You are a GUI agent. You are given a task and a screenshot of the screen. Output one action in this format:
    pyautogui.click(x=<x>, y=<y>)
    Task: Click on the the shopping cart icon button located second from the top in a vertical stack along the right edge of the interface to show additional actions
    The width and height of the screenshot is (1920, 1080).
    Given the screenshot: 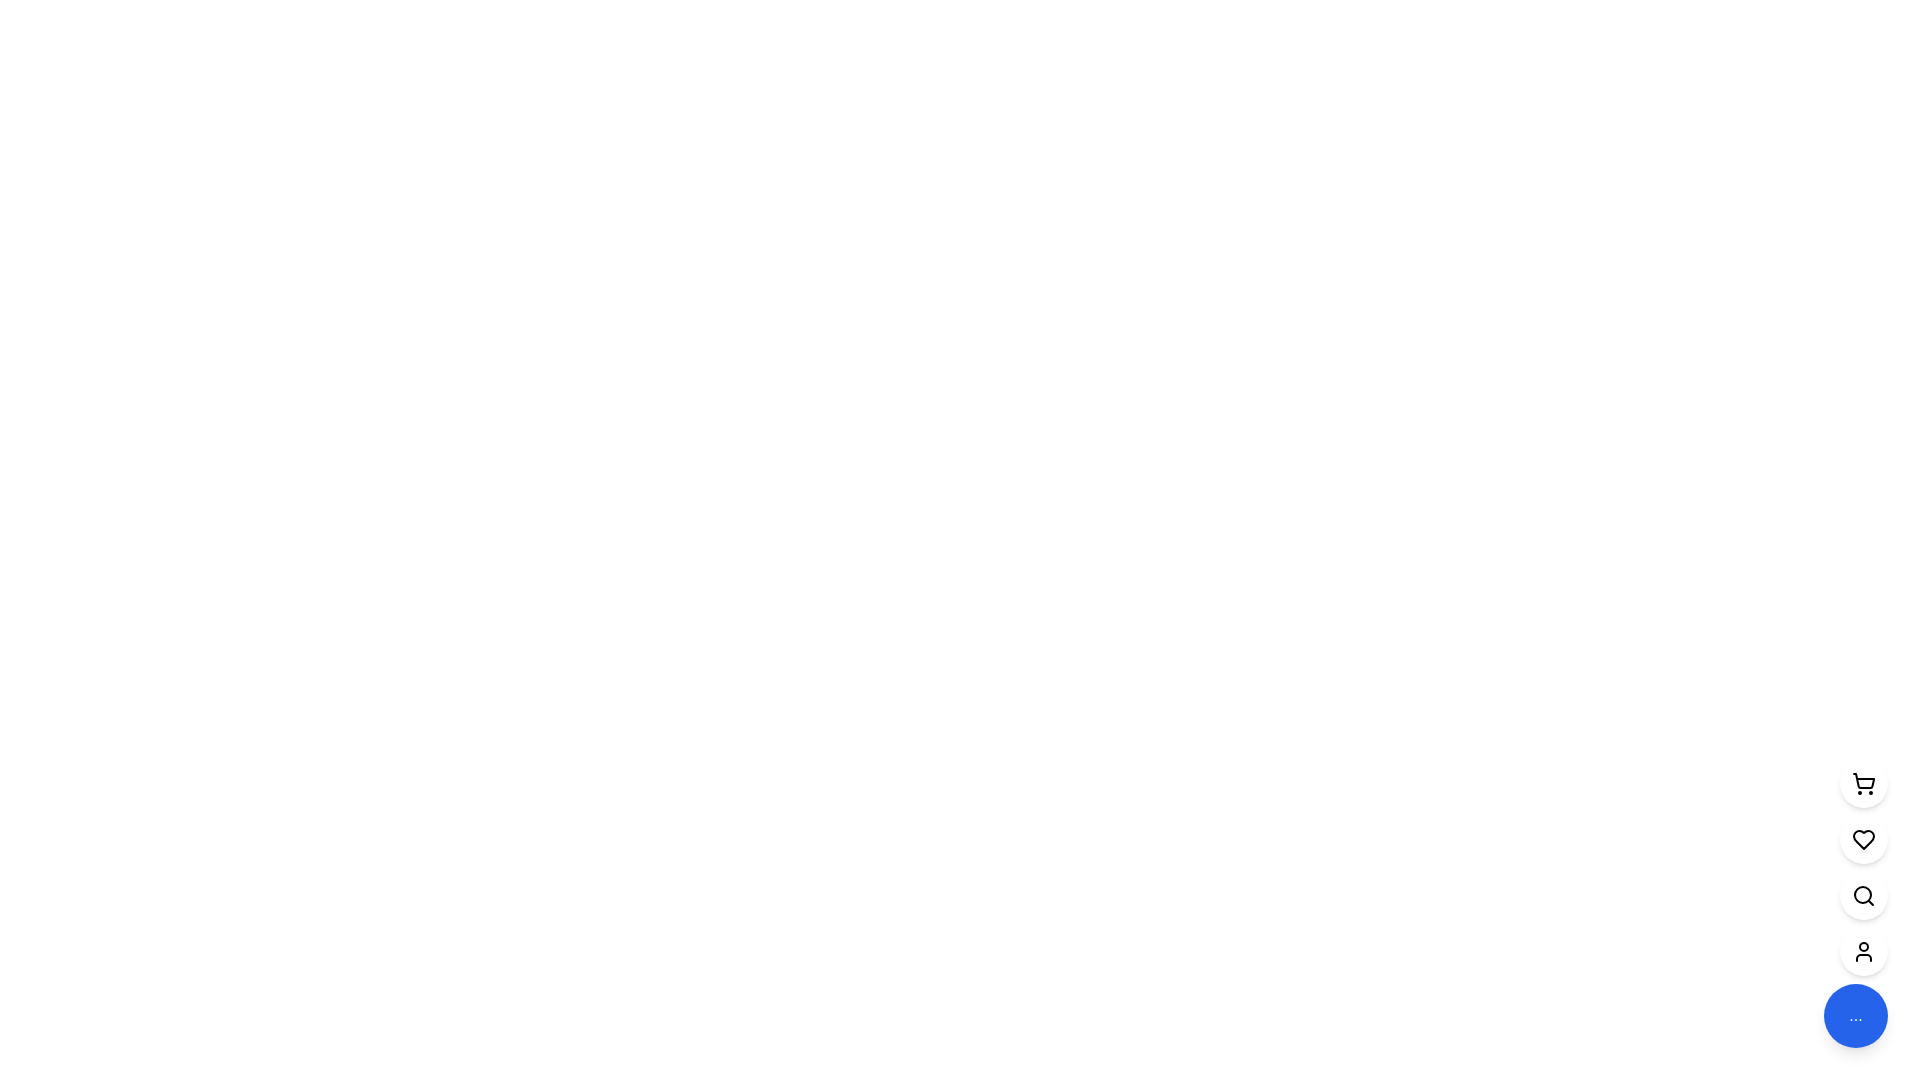 What is the action you would take?
    pyautogui.click(x=1862, y=782)
    